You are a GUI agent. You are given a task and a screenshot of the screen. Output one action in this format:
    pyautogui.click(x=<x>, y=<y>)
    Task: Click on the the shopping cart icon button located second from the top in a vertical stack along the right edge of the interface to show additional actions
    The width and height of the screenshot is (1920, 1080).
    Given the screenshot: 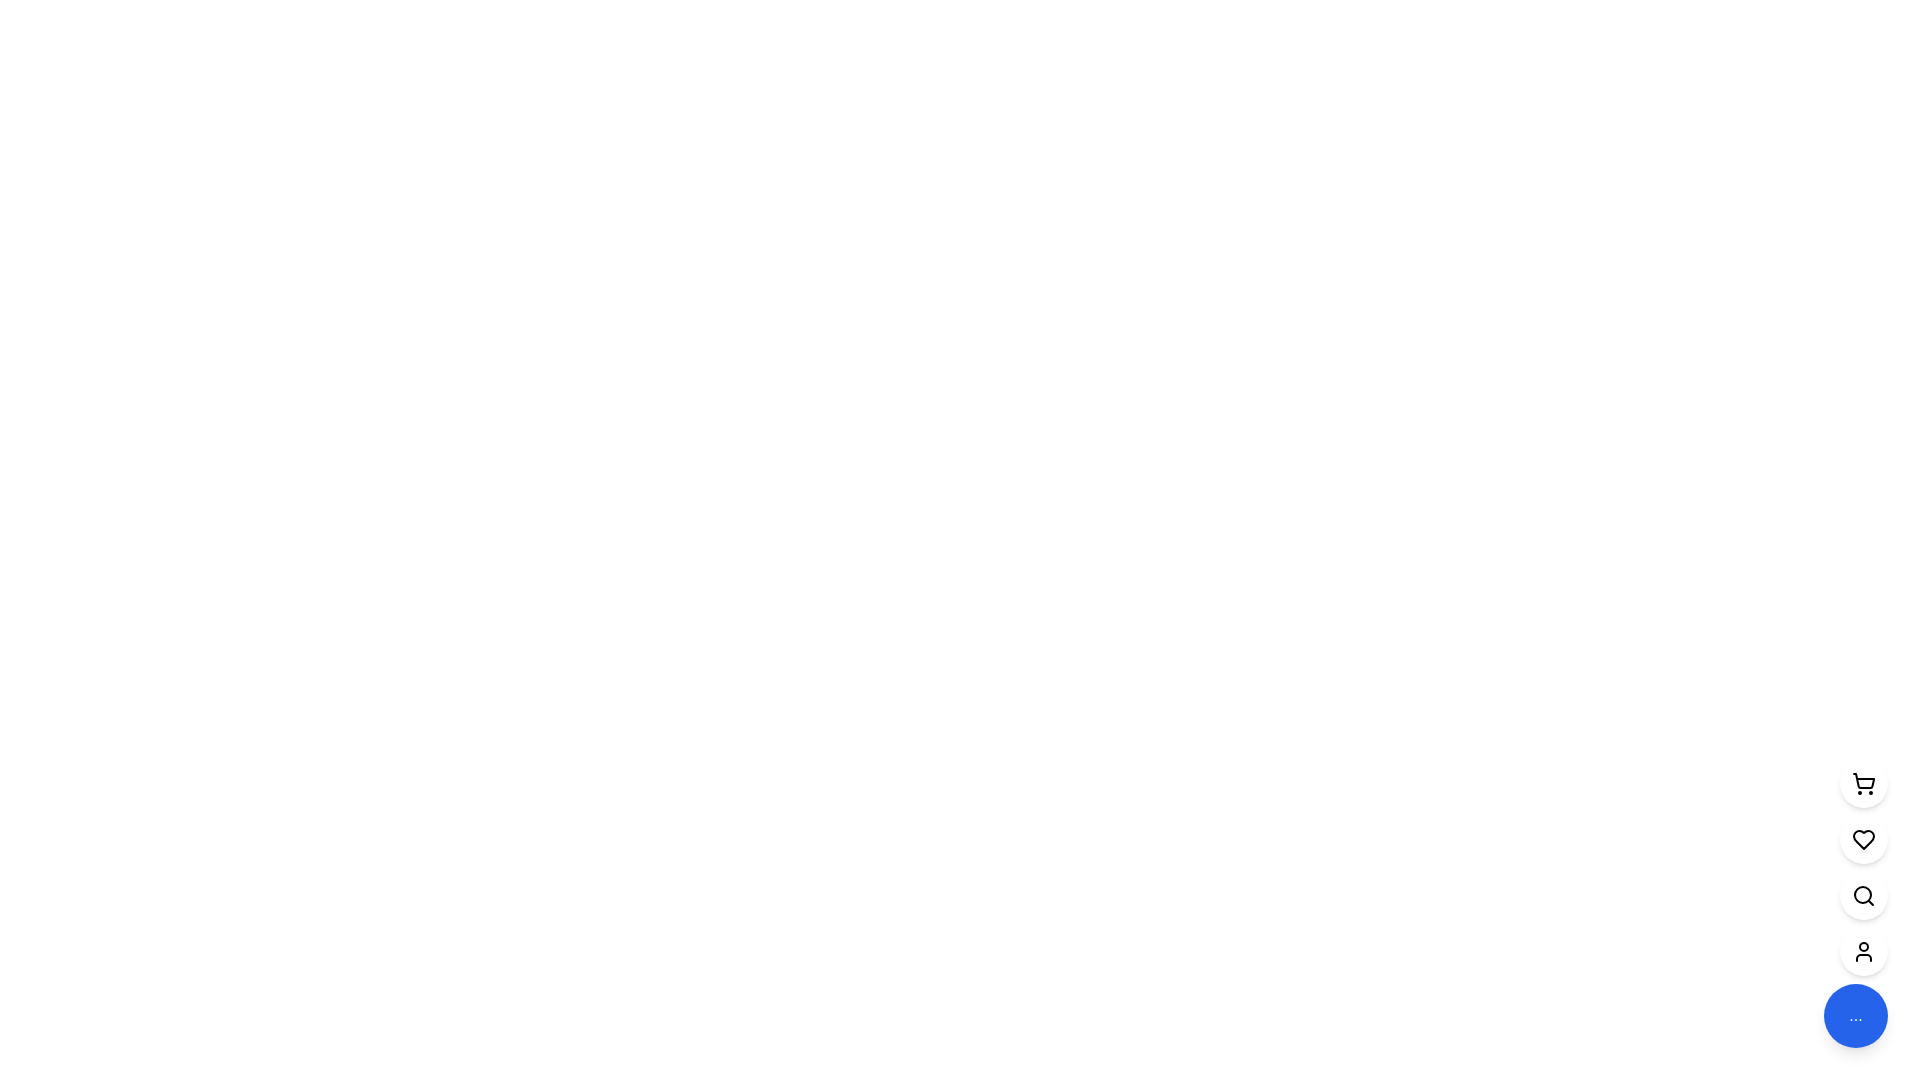 What is the action you would take?
    pyautogui.click(x=1862, y=782)
    